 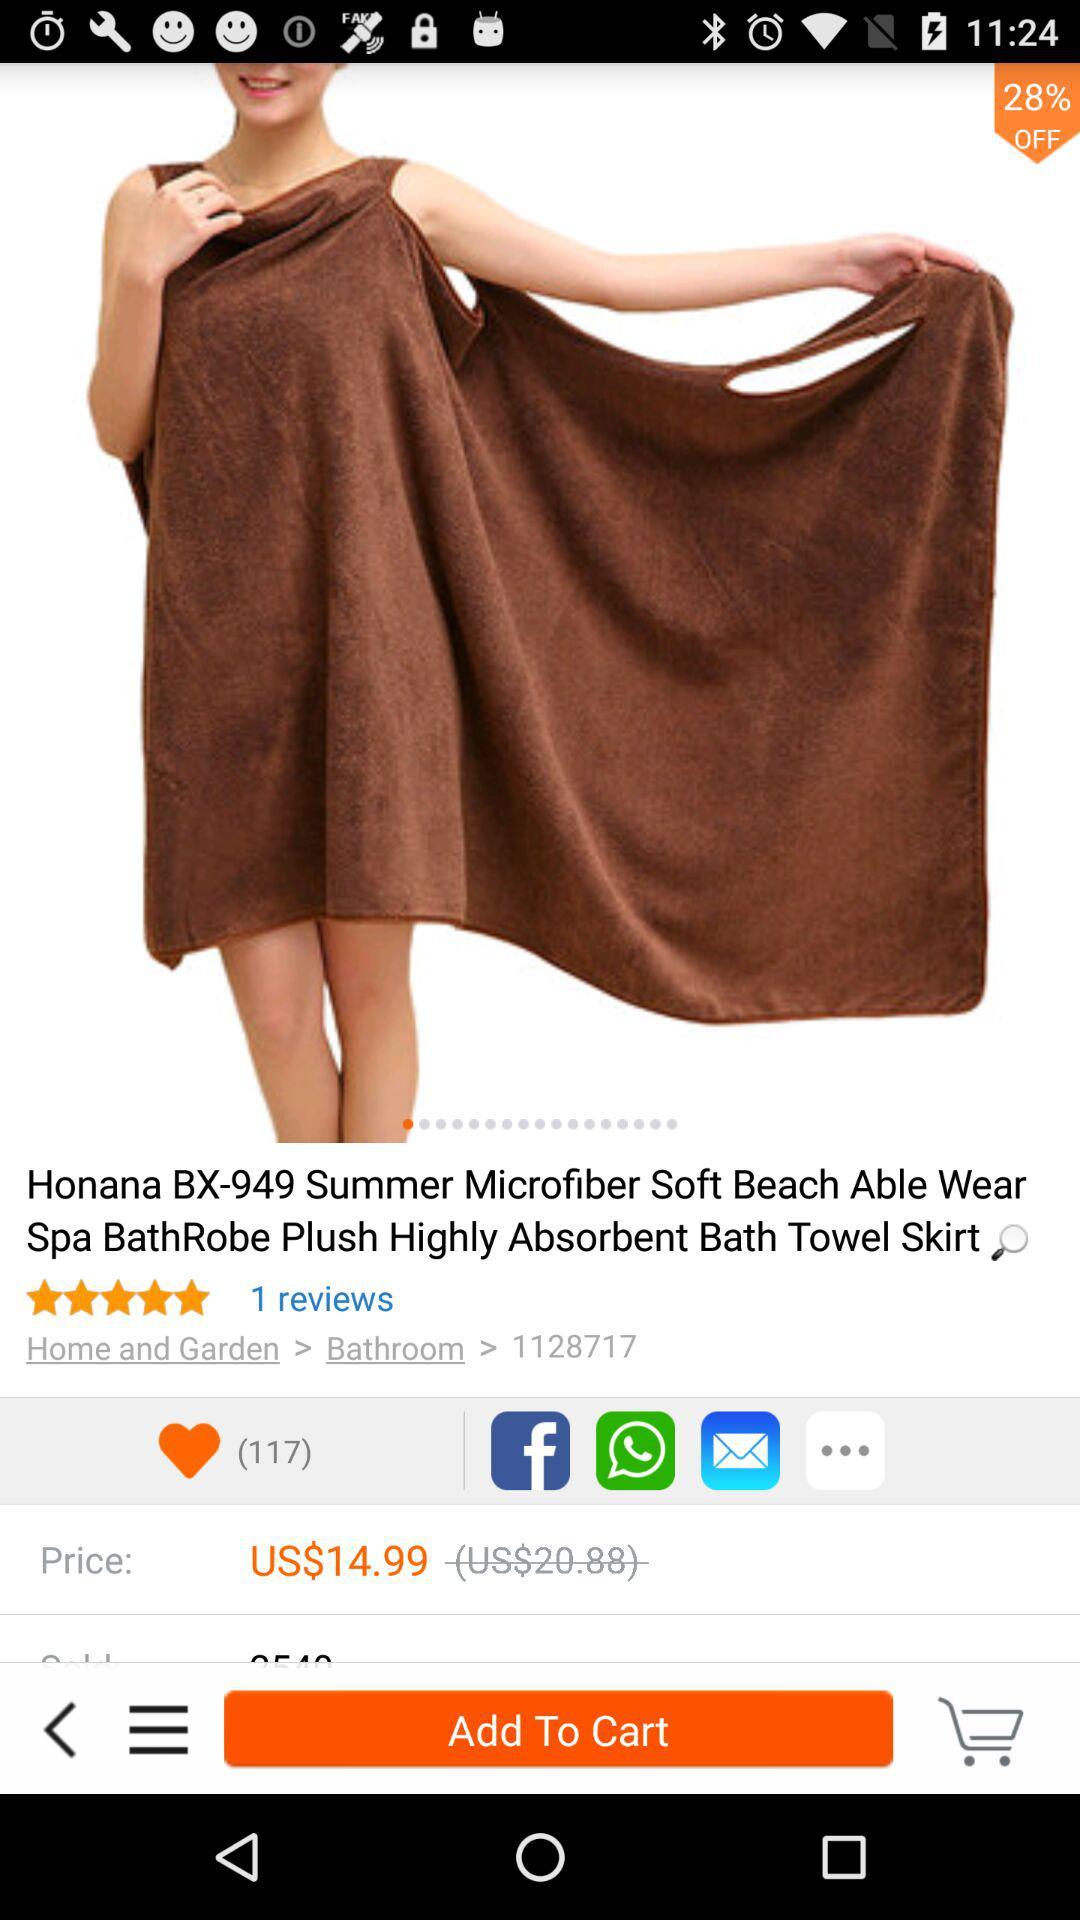 I want to click on icon above the loading... icon, so click(x=505, y=1124).